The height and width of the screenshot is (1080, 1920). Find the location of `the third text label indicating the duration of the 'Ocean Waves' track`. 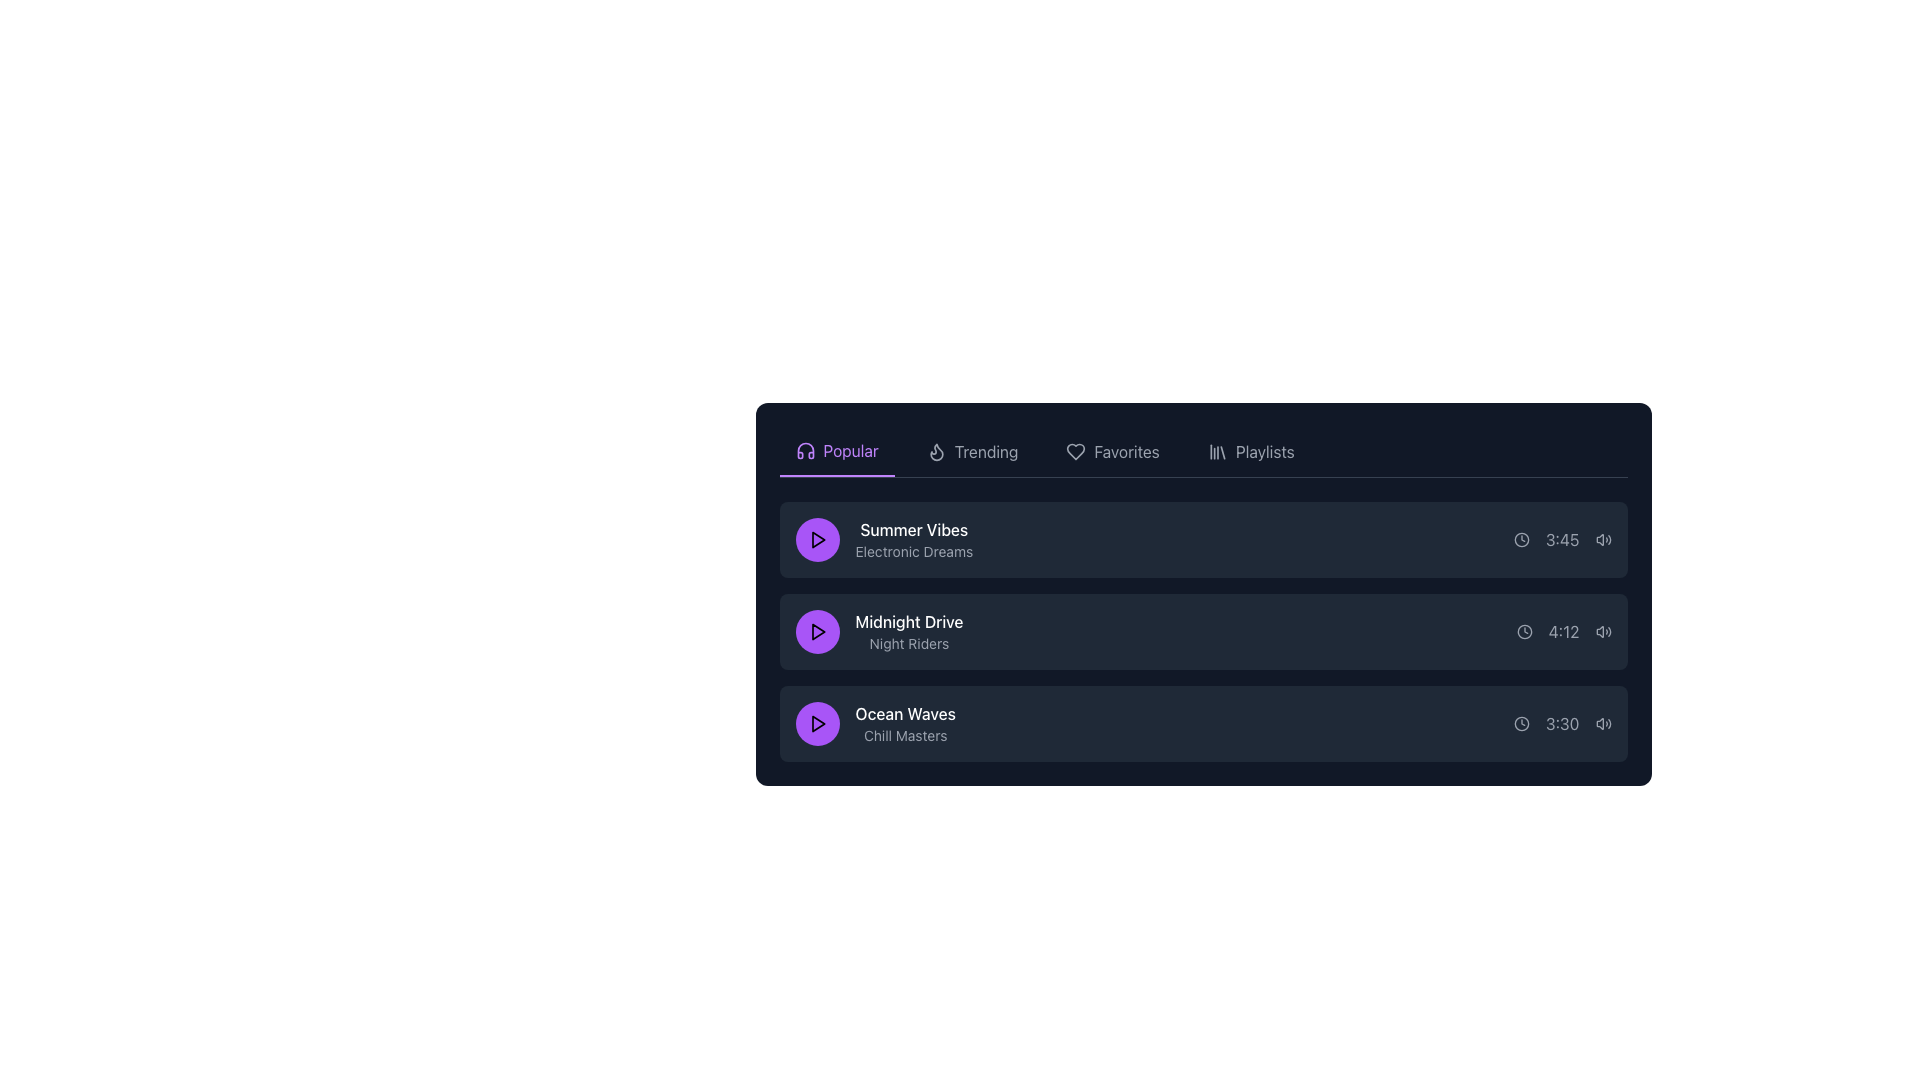

the third text label indicating the duration of the 'Ocean Waves' track is located at coordinates (1561, 724).